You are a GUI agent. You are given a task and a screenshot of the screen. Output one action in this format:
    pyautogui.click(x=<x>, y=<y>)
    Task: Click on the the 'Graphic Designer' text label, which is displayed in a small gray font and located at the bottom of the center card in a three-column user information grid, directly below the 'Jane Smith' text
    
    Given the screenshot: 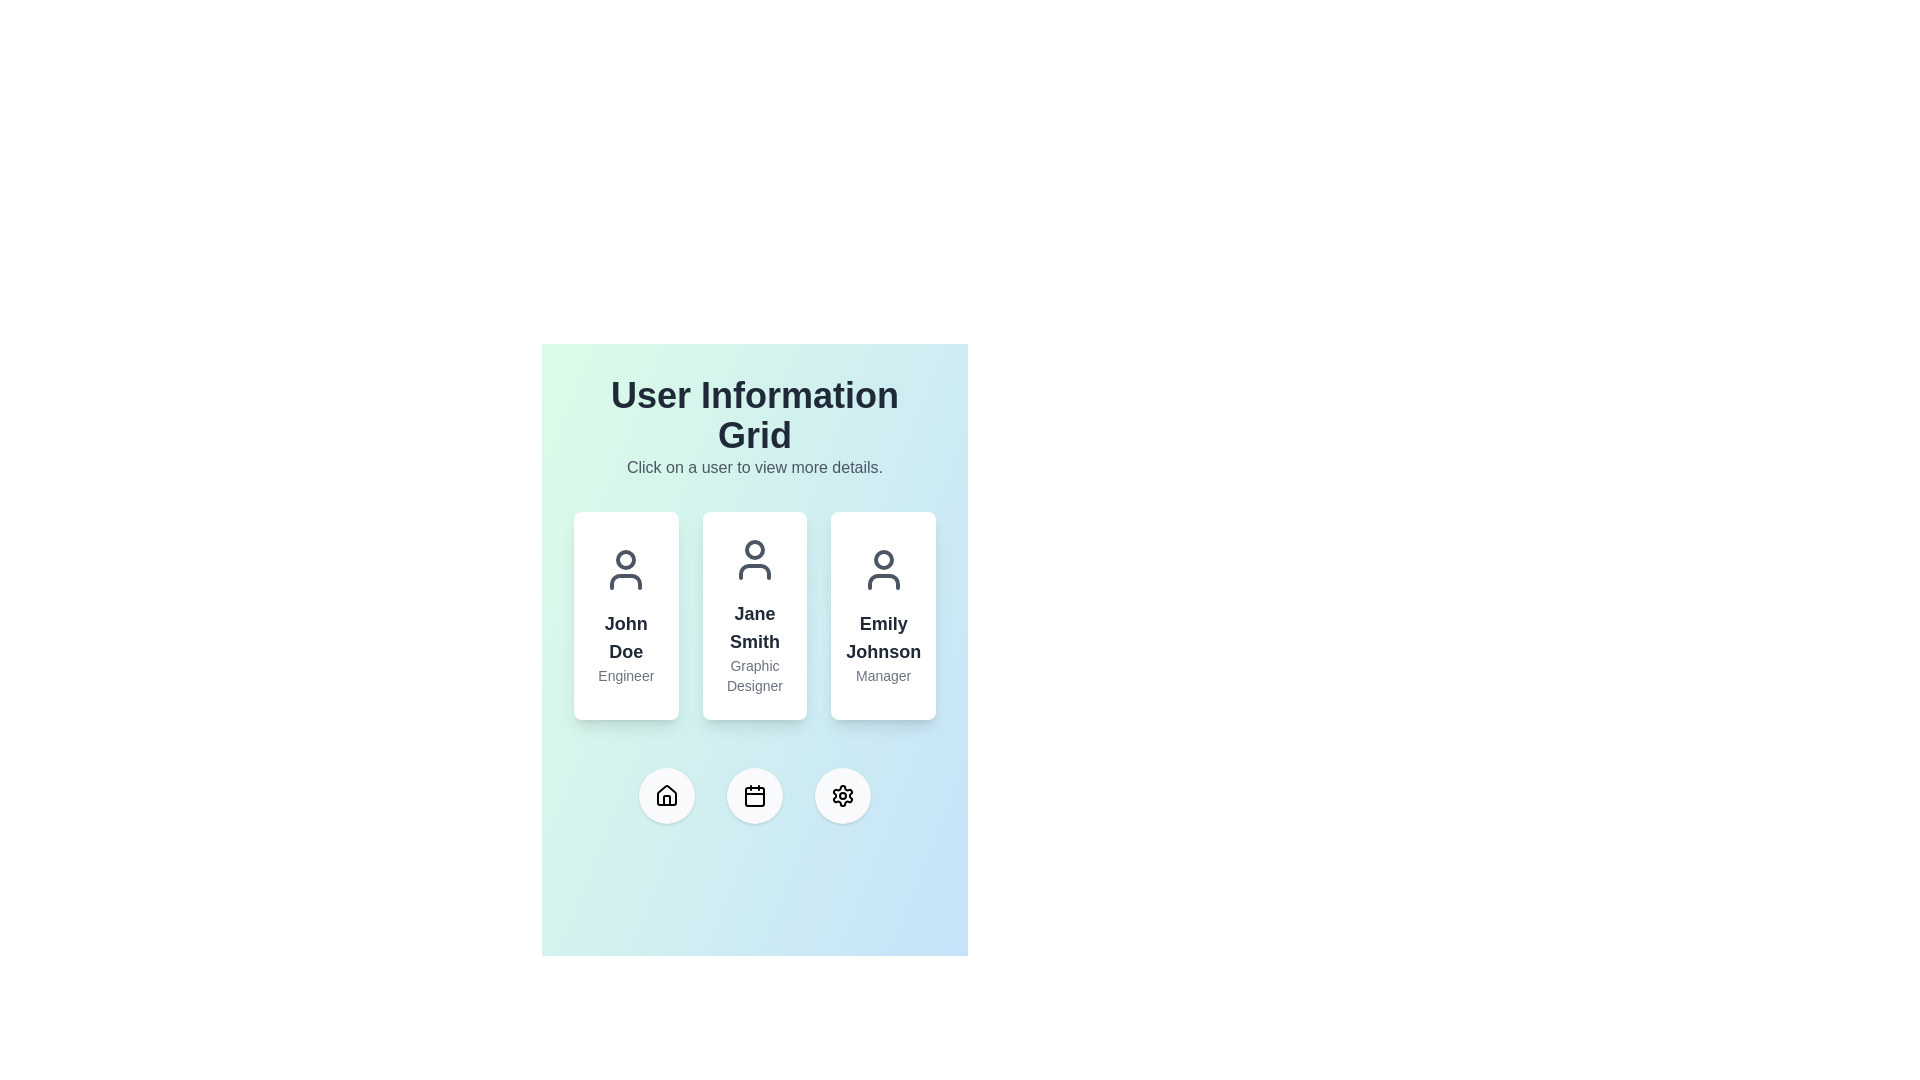 What is the action you would take?
    pyautogui.click(x=753, y=675)
    